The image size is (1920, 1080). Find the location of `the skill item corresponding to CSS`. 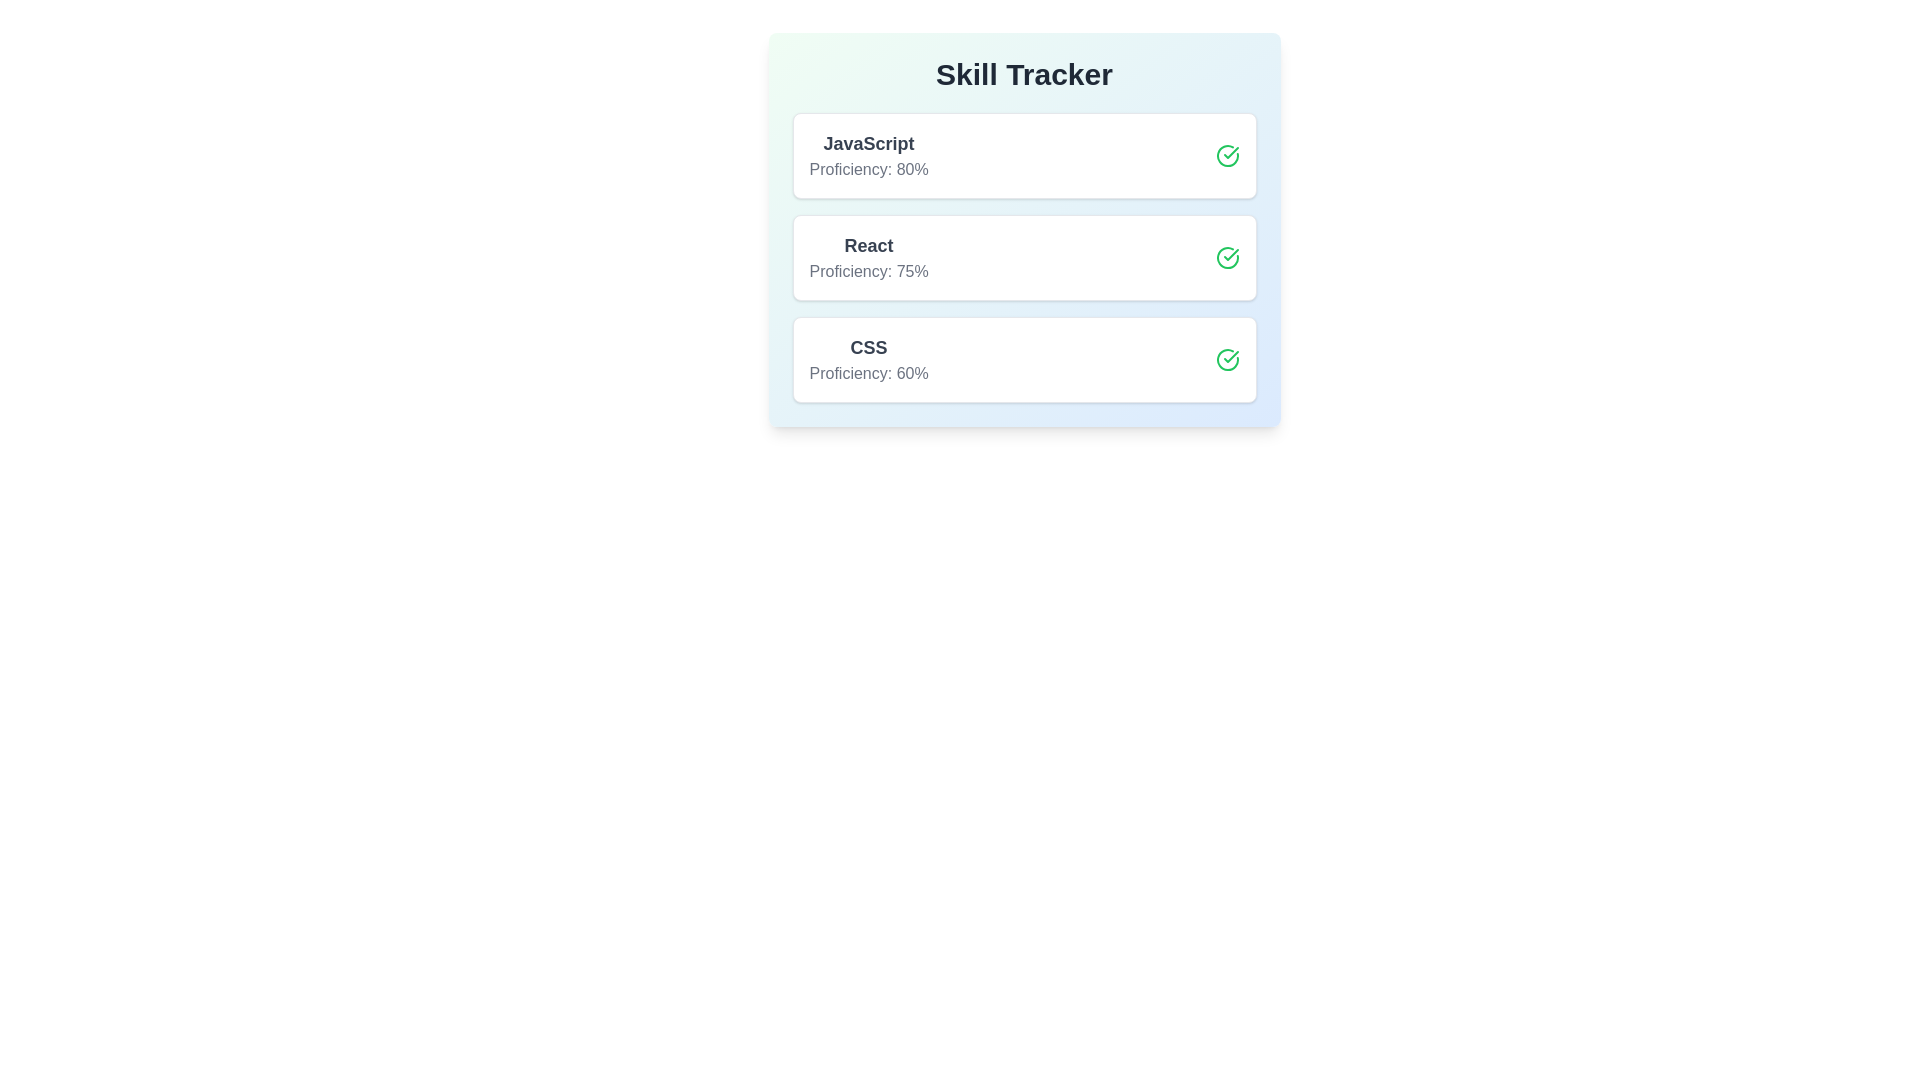

the skill item corresponding to CSS is located at coordinates (1024, 358).